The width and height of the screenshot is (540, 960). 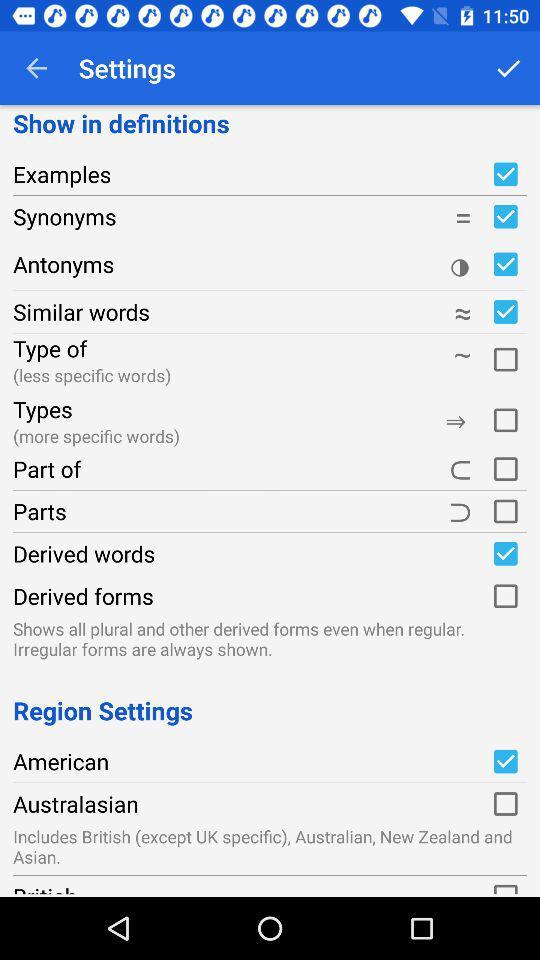 What do you see at coordinates (504, 173) in the screenshot?
I see `turn off examples` at bounding box center [504, 173].